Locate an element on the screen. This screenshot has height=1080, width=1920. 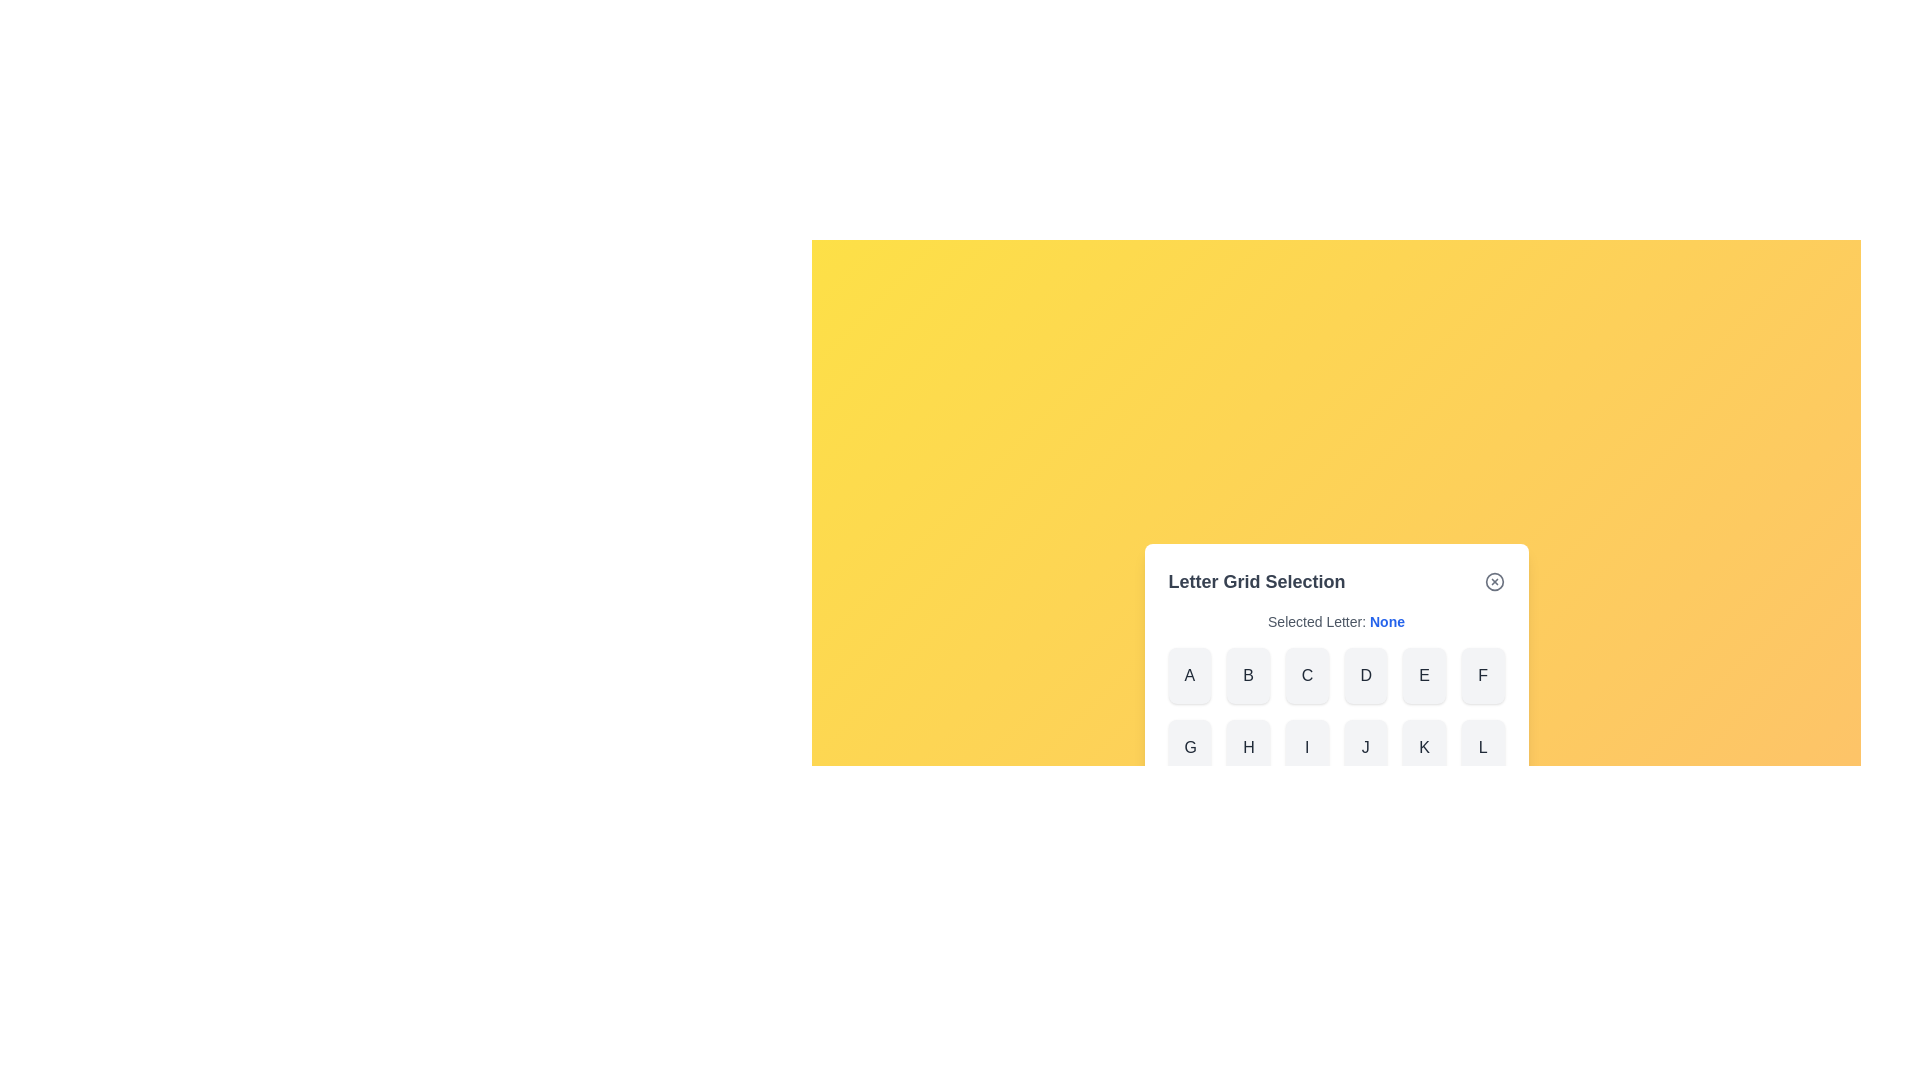
the letter D from the grid is located at coordinates (1364, 675).